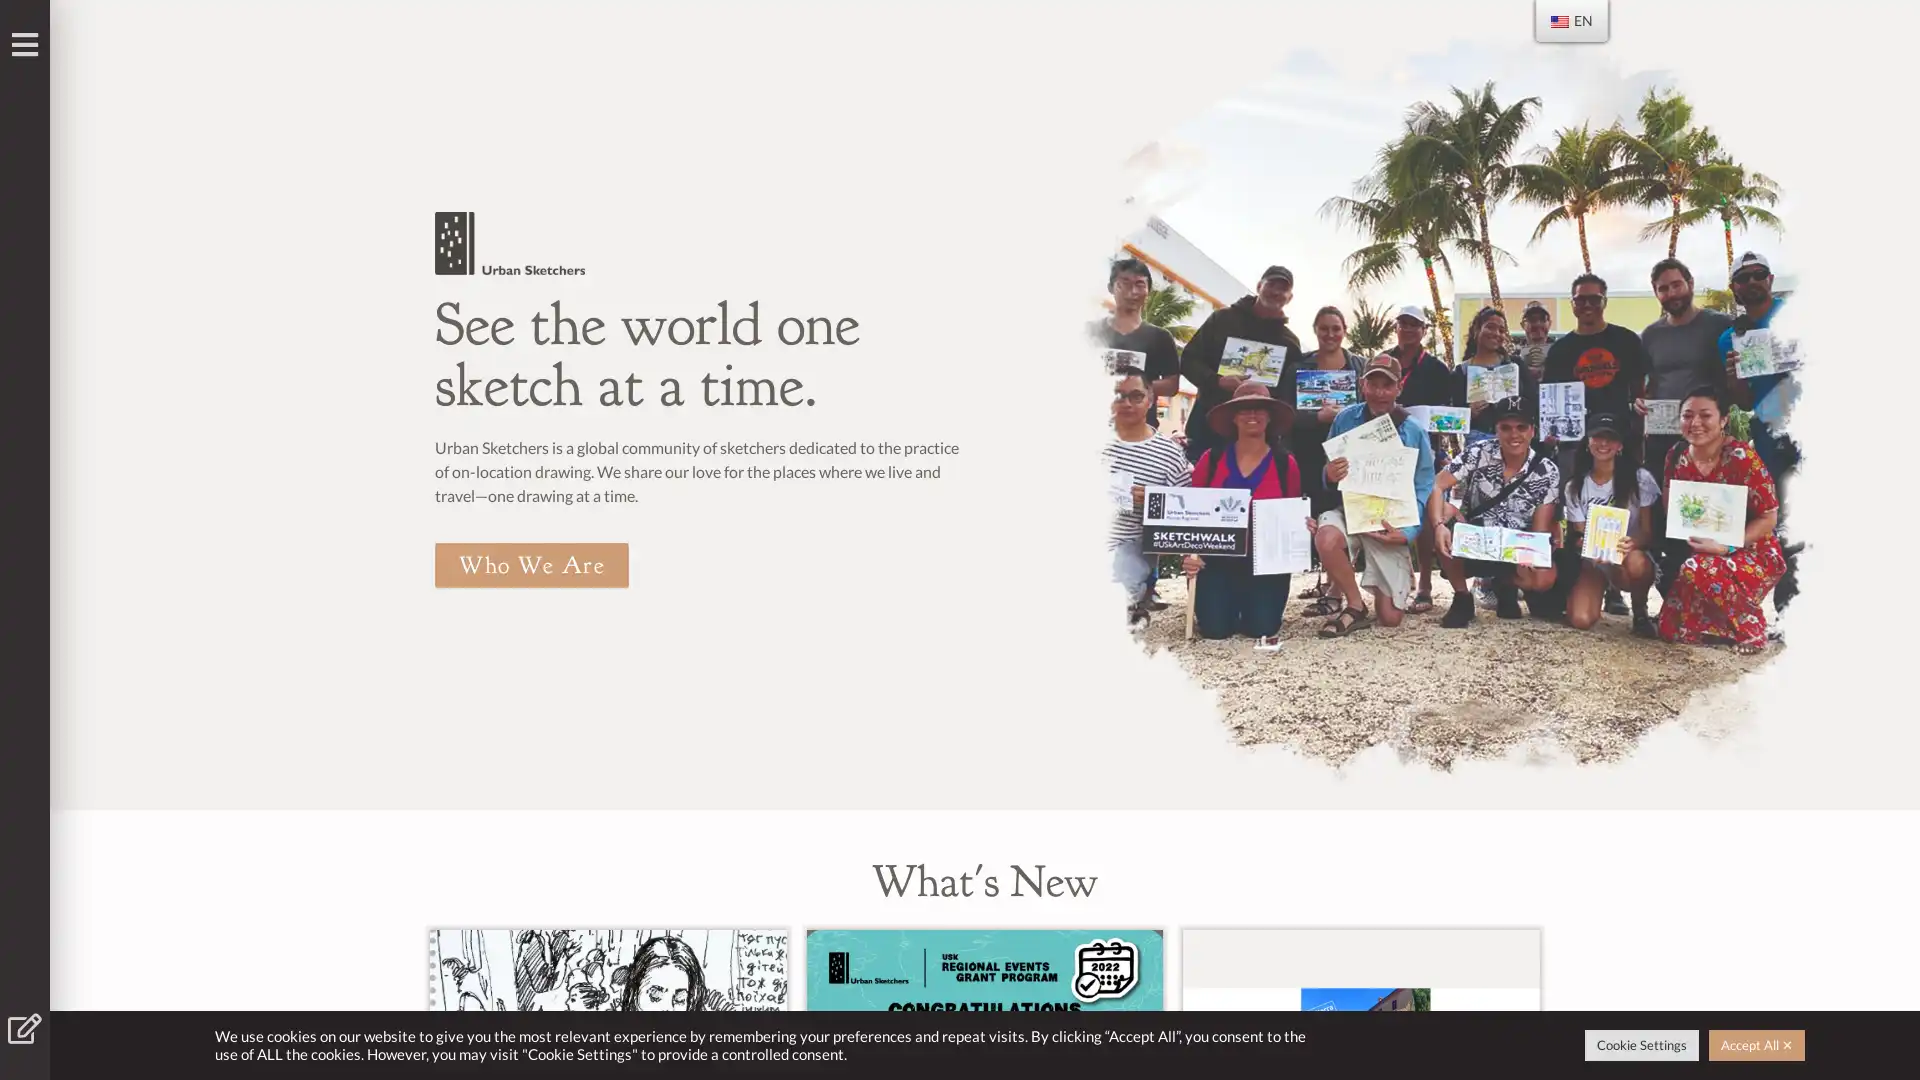  Describe the element at coordinates (532, 564) in the screenshot. I see `Who We Are` at that location.